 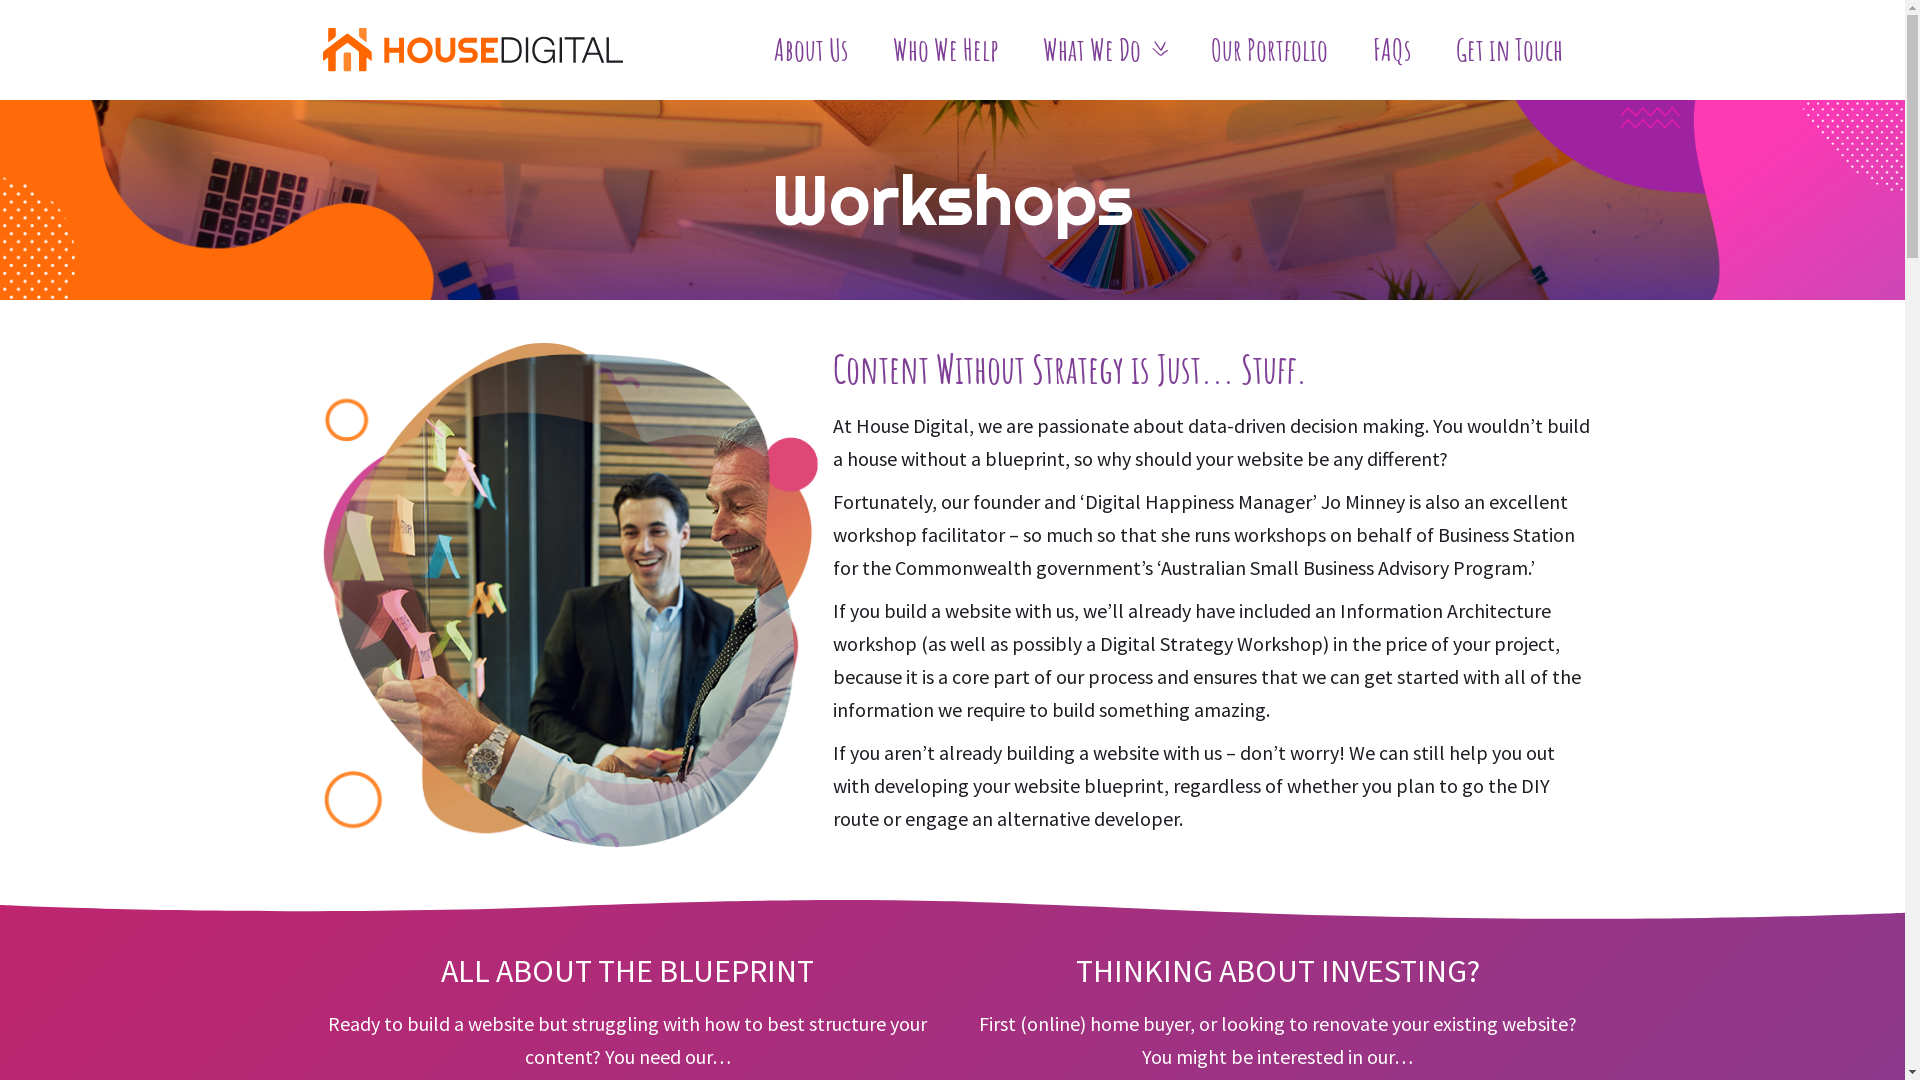 I want to click on 'What We Do', so click(x=1102, y=49).